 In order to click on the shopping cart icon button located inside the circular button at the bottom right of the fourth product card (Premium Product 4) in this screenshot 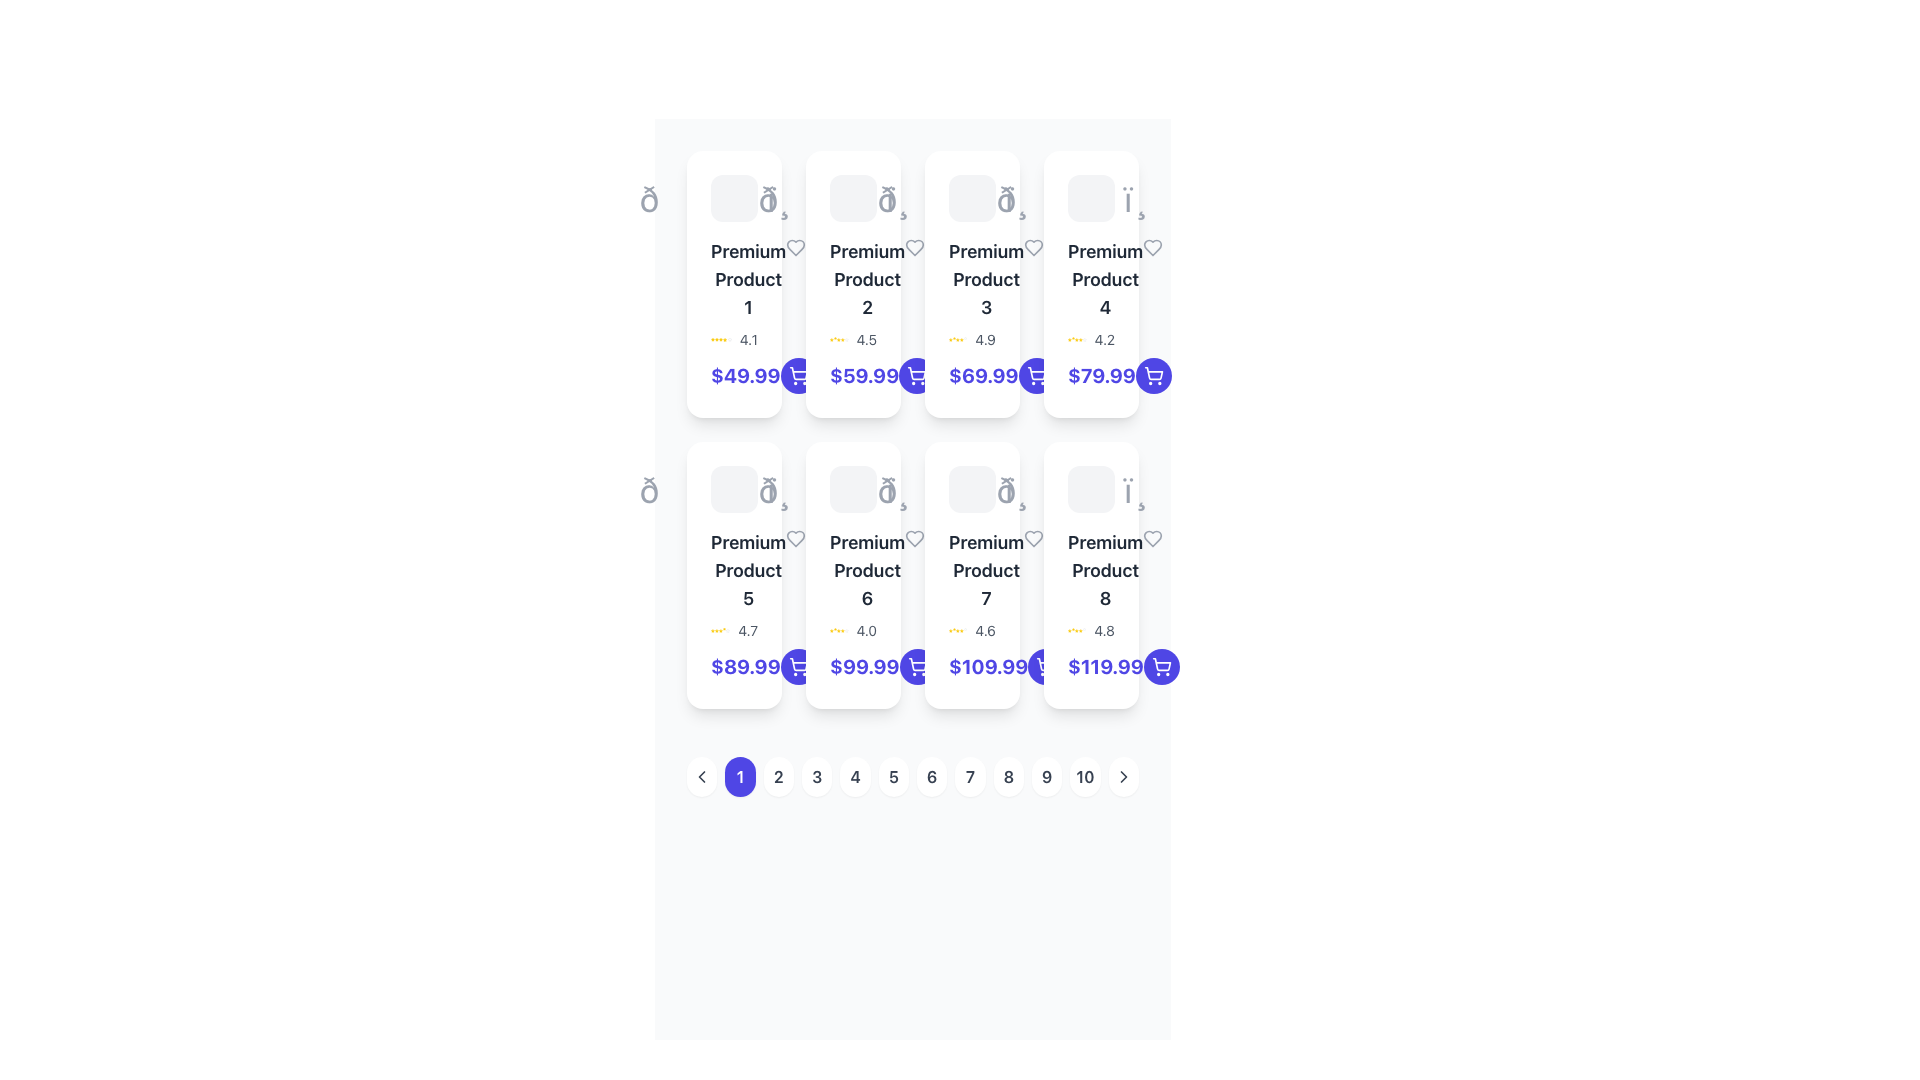, I will do `click(1036, 373)`.